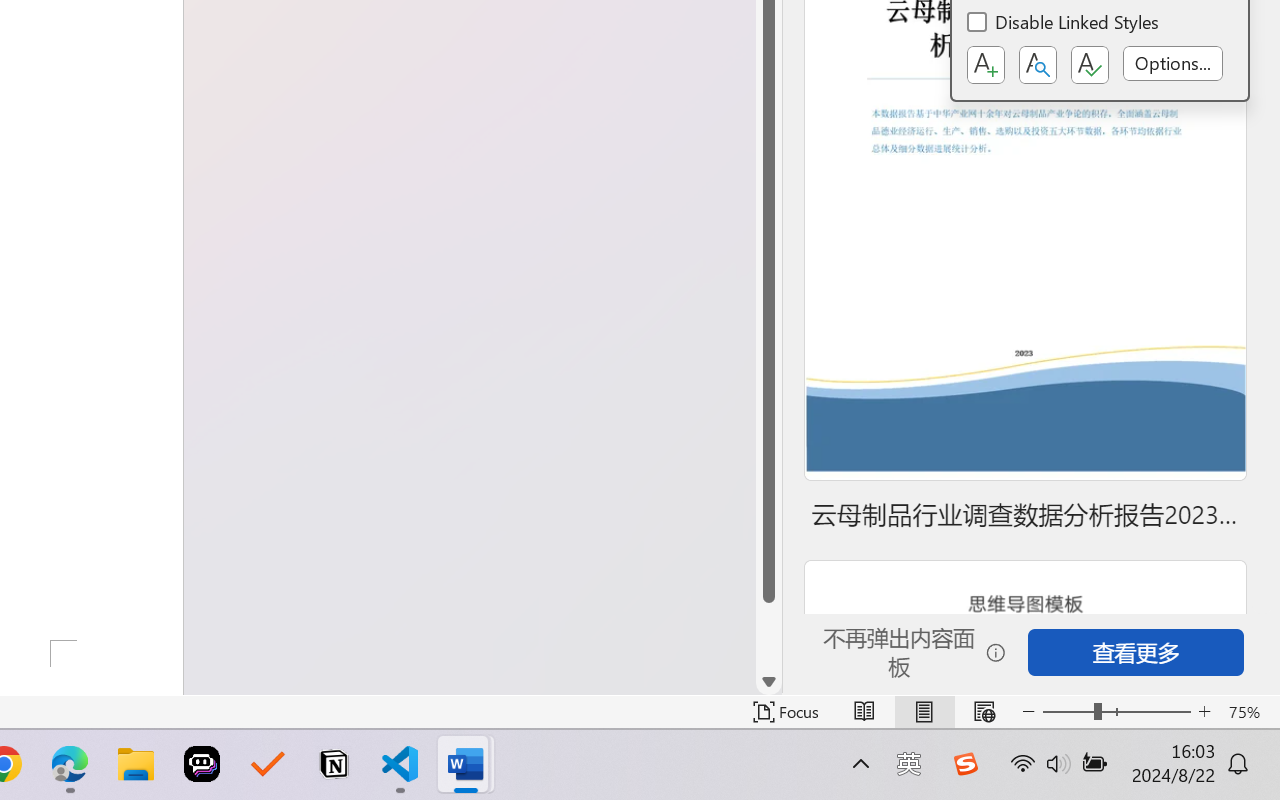 The height and width of the screenshot is (800, 1280). Describe the element at coordinates (984, 711) in the screenshot. I see `'Web Layout'` at that location.